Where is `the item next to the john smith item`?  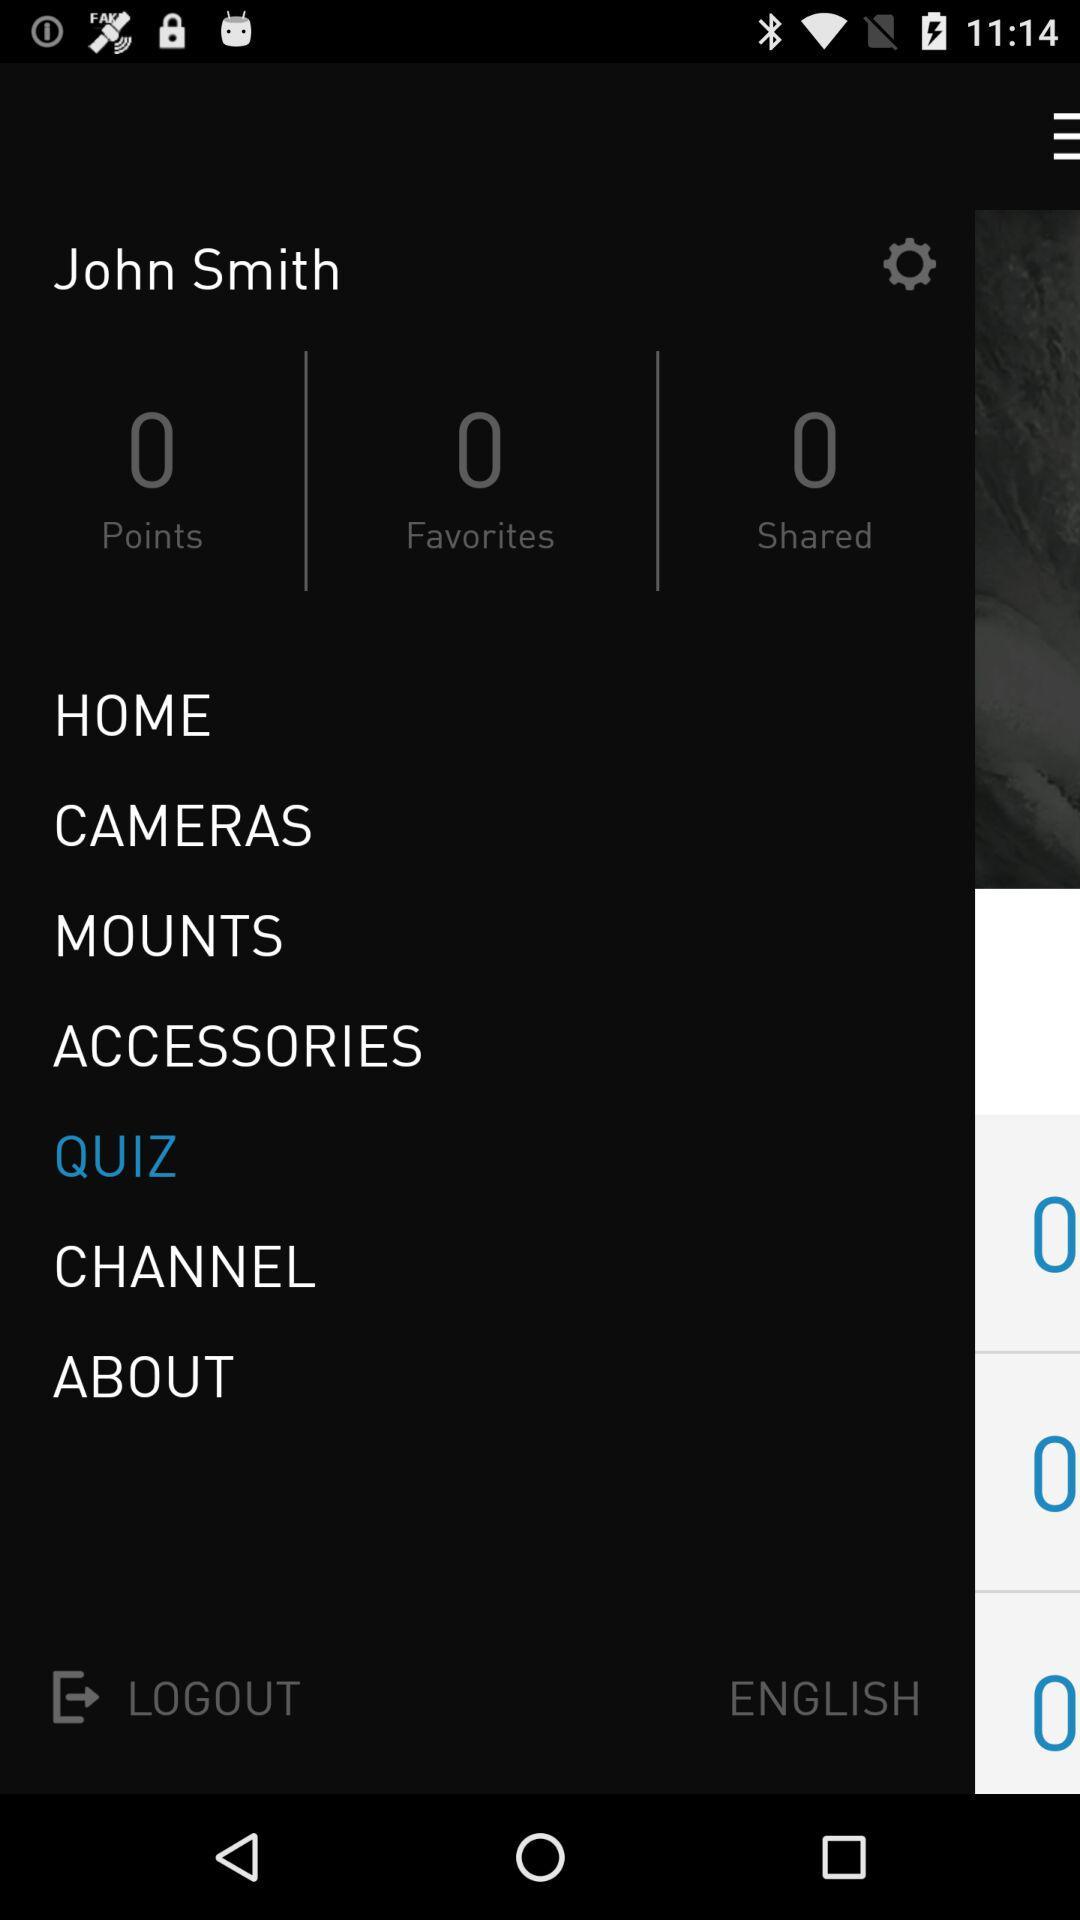 the item next to the john smith item is located at coordinates (909, 262).